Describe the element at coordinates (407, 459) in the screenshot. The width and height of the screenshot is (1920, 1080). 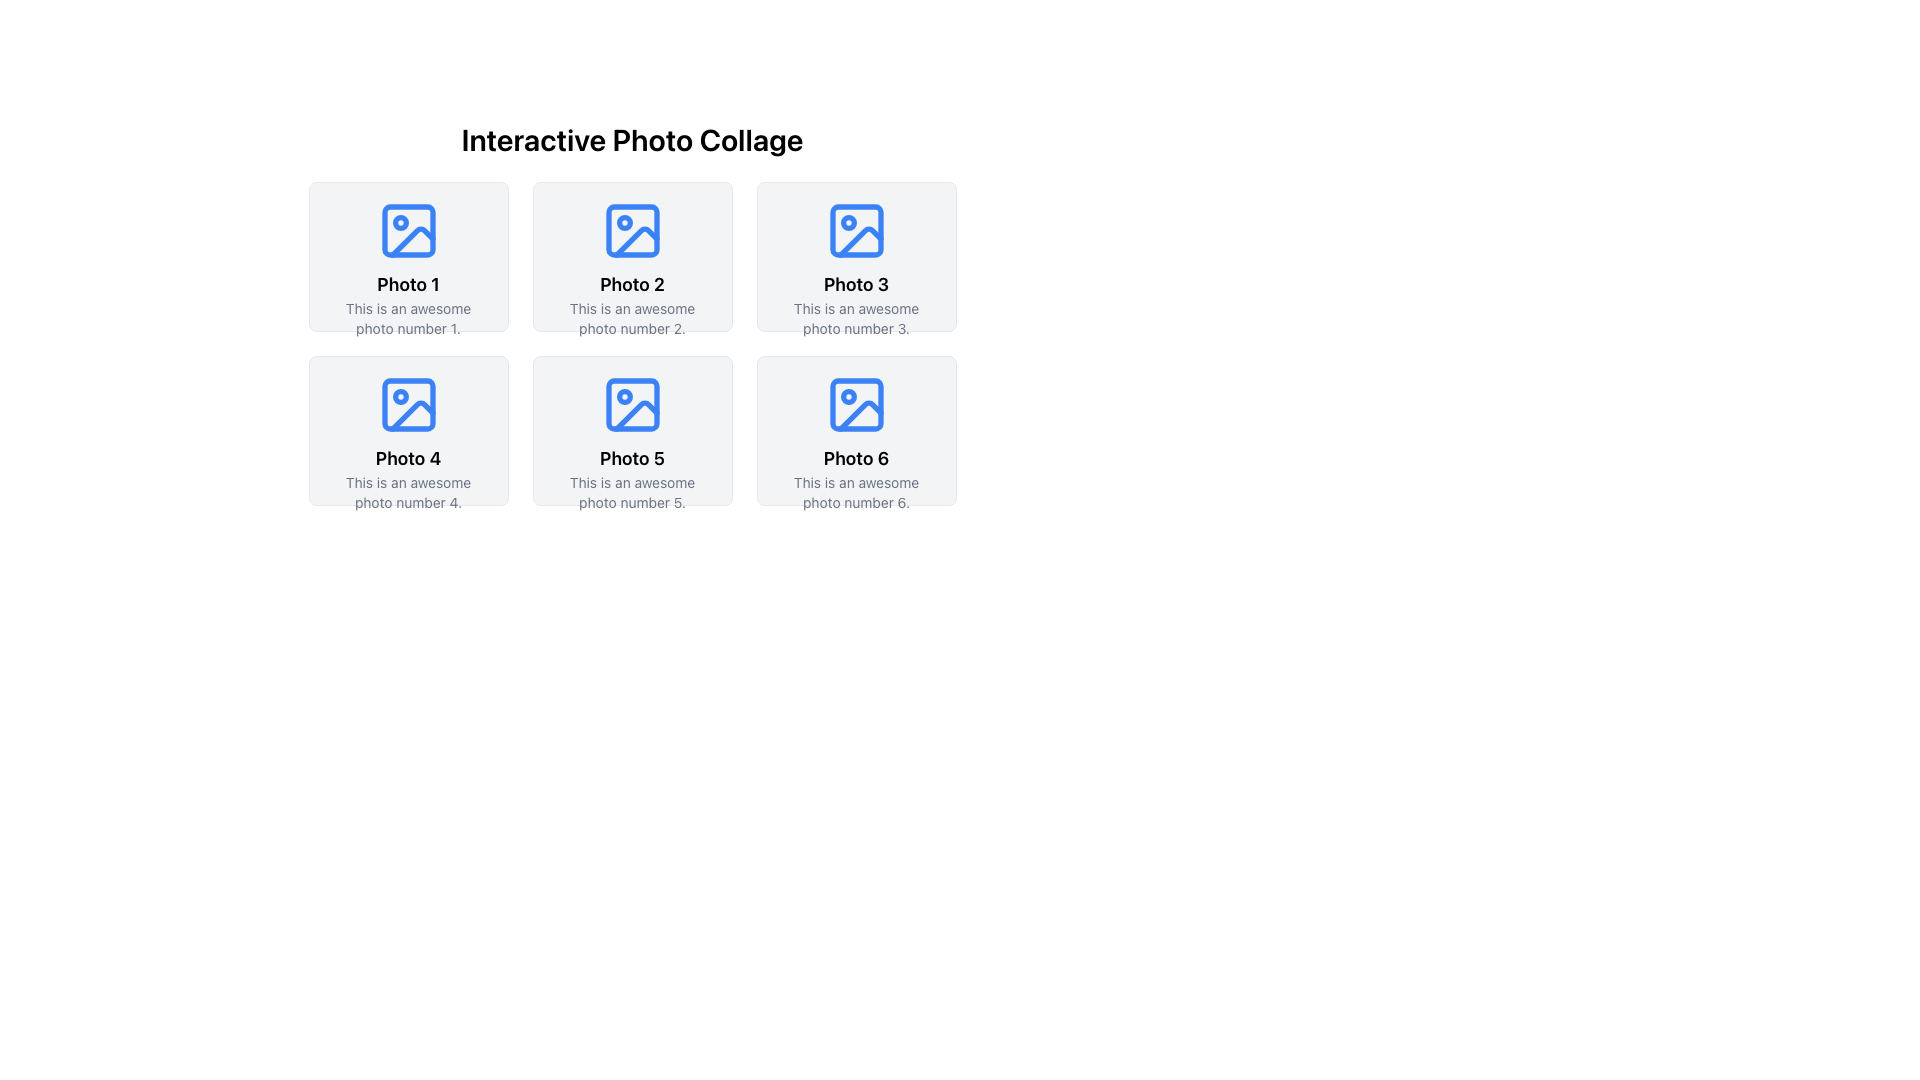
I see `text label displaying 'Photo 4' which is located in the fourth item of a six-item grid, positioned below an image icon and above descriptive text` at that location.